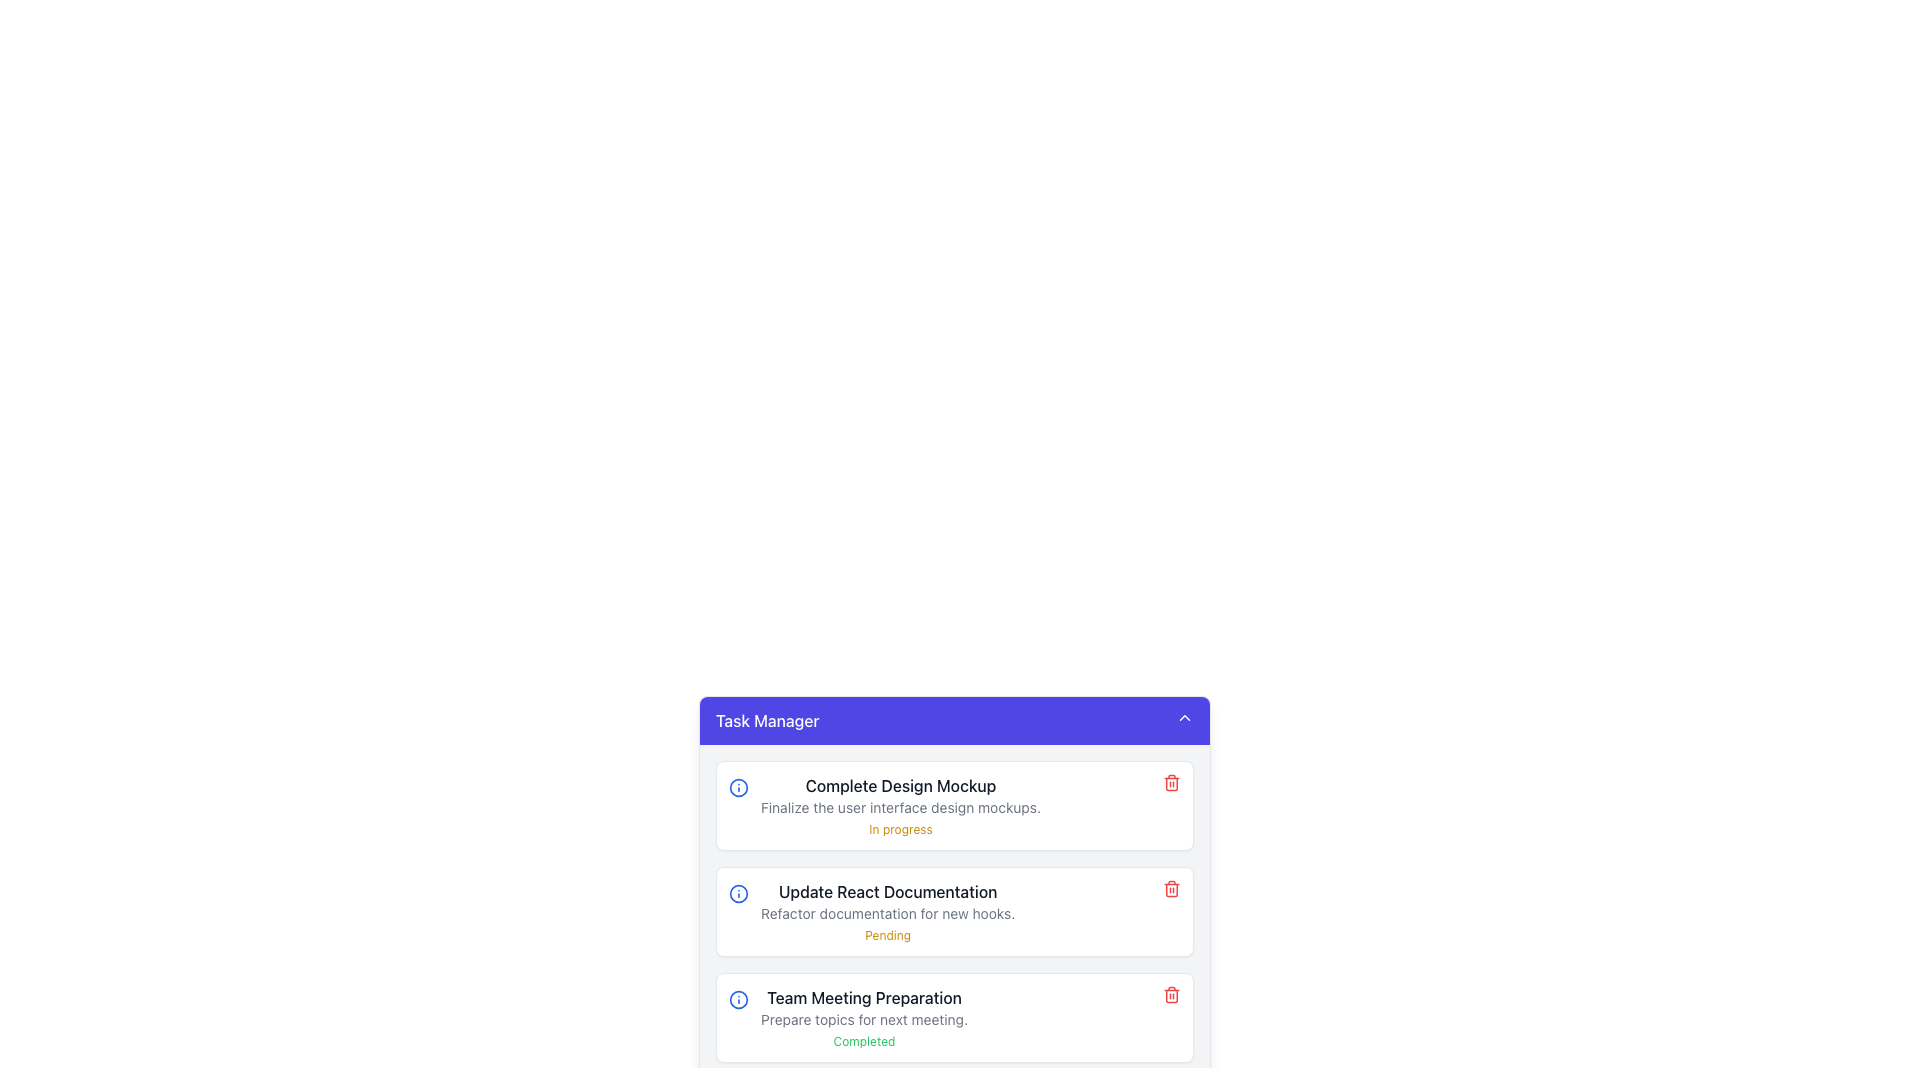 The height and width of the screenshot is (1080, 1920). Describe the element at coordinates (1171, 887) in the screenshot. I see `the delete button located at the far right of the 'Update React Documentation' task card` at that location.